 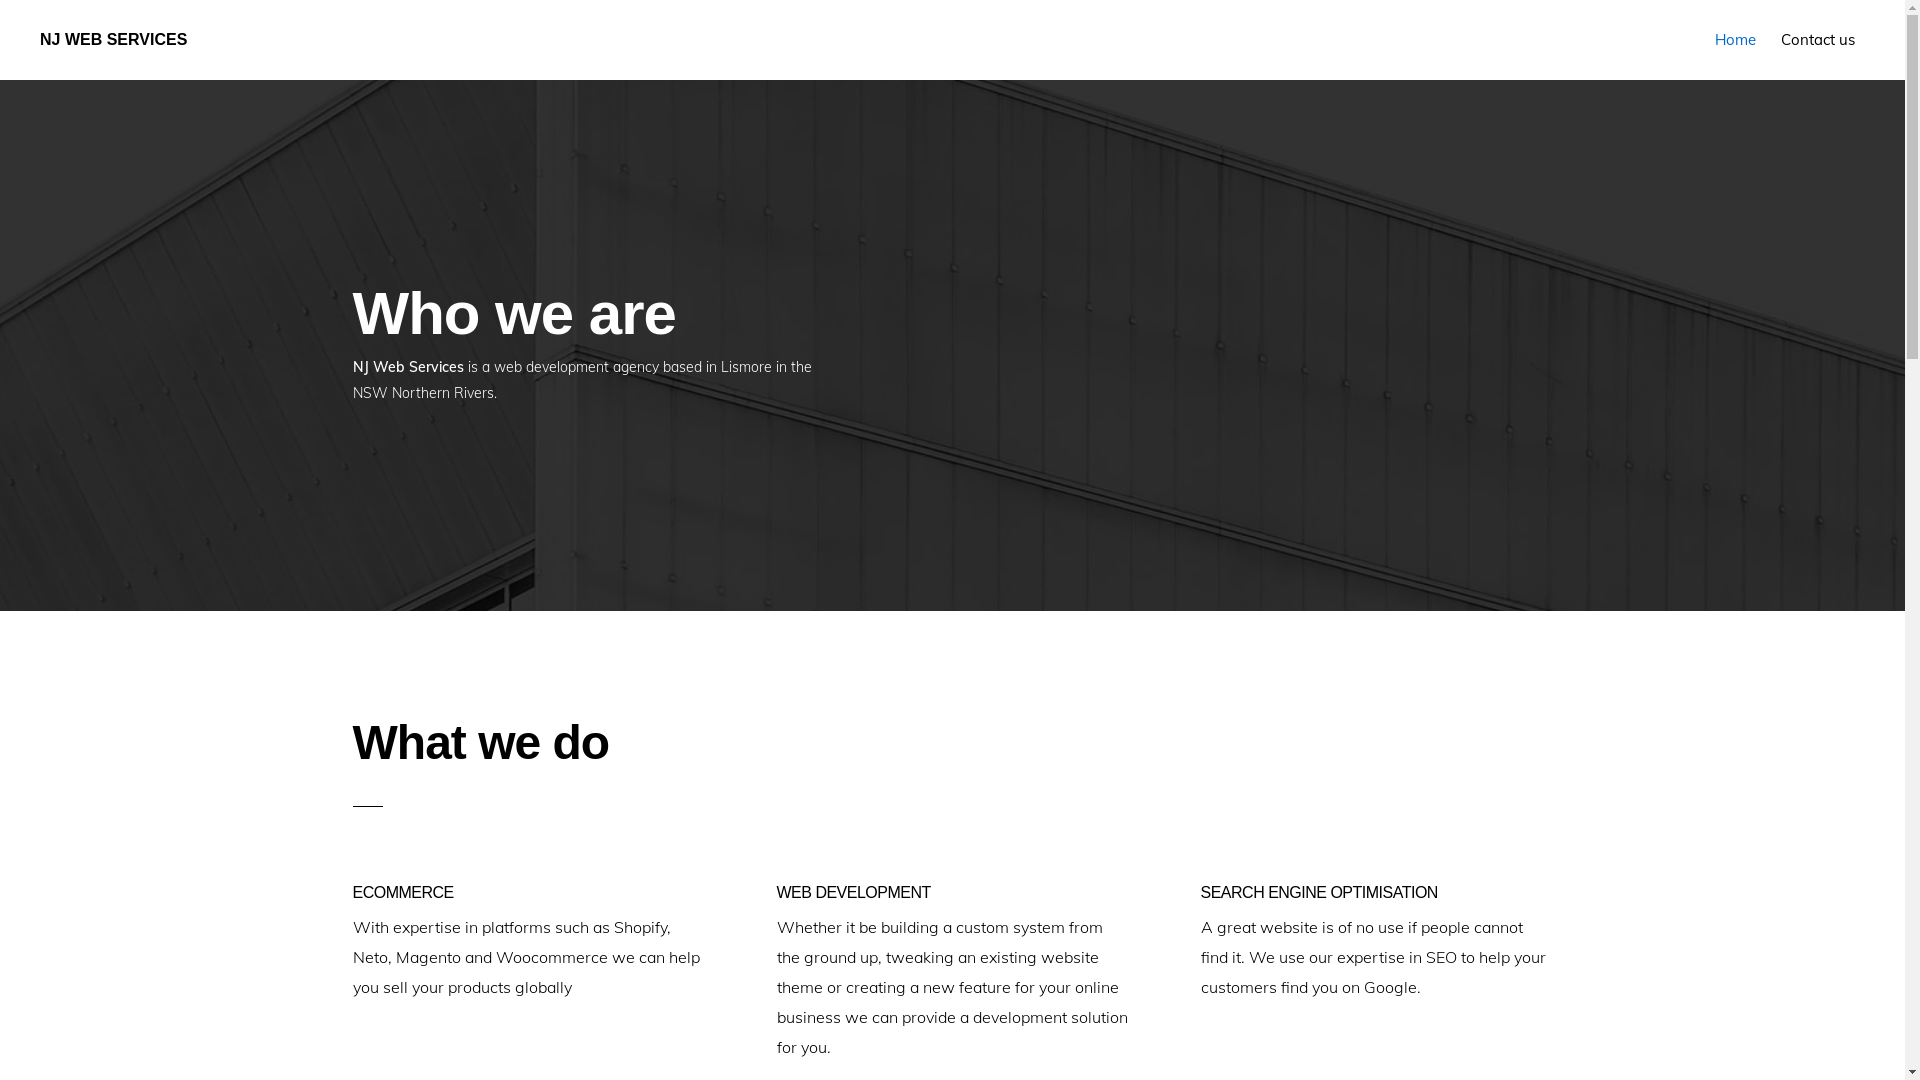 I want to click on 'Skip to primary navigation', so click(x=0, y=0).